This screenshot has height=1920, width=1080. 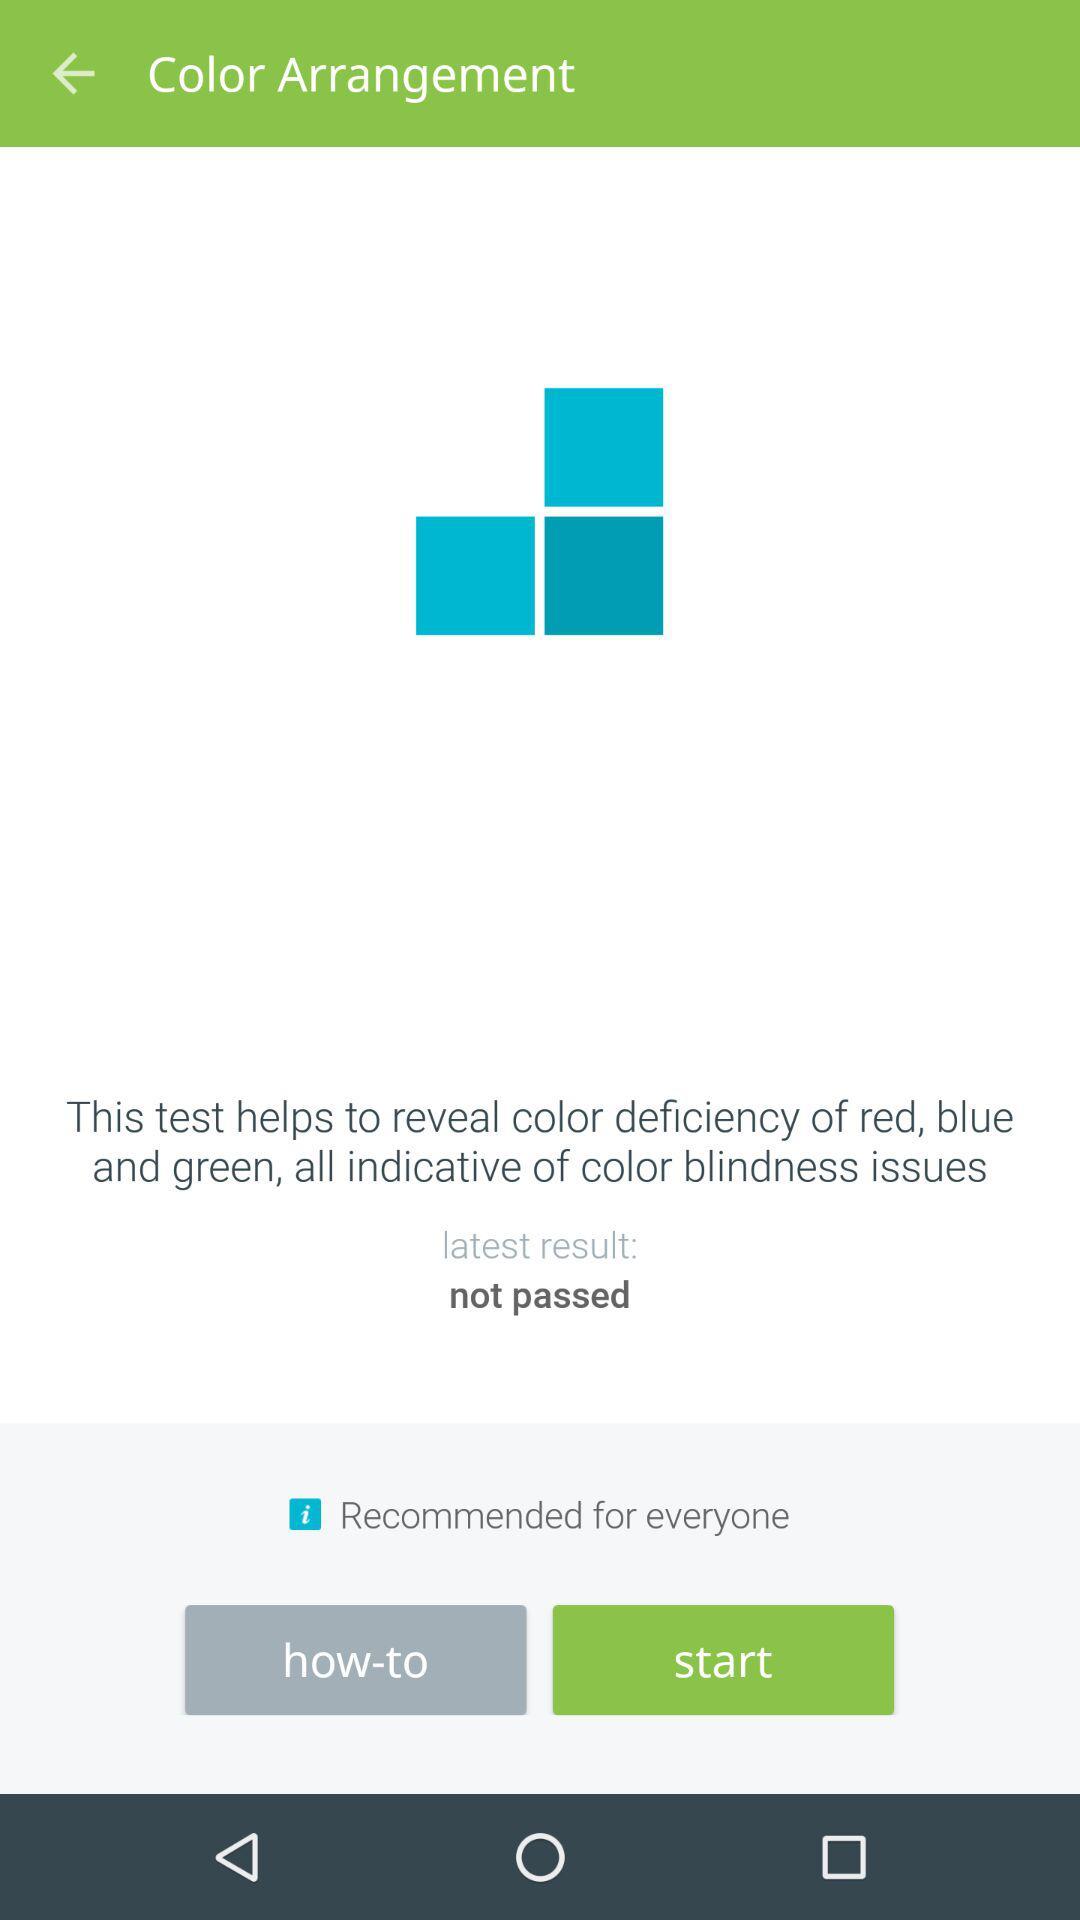 What do you see at coordinates (72, 73) in the screenshot?
I see `icon at the top left corner` at bounding box center [72, 73].